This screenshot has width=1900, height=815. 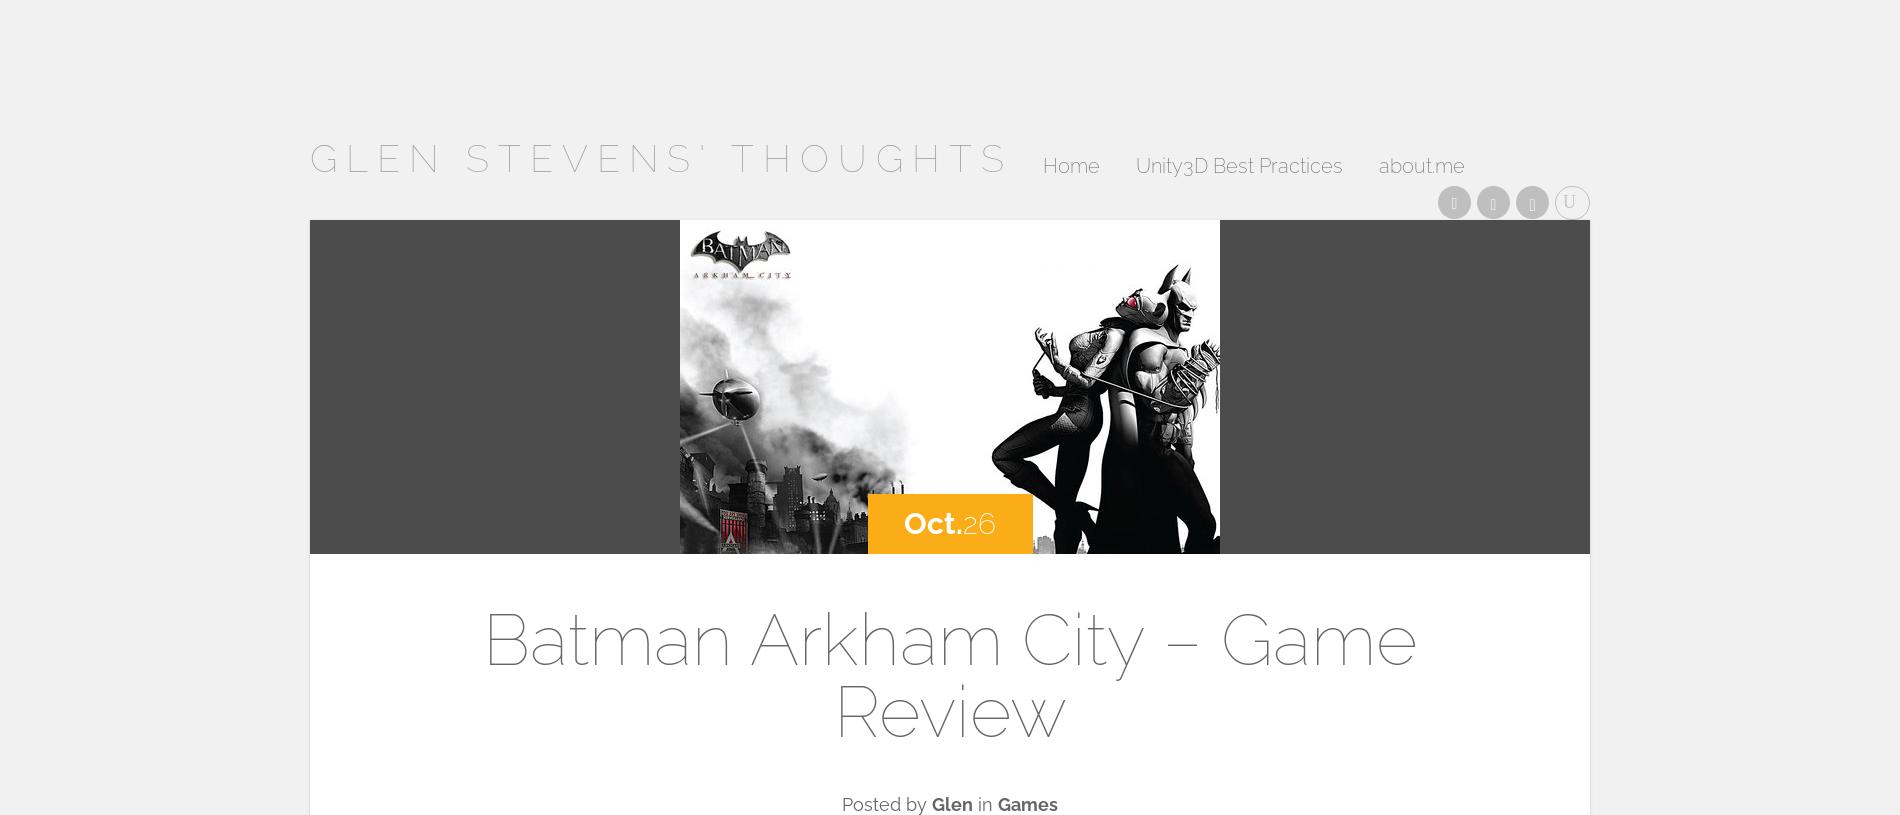 I want to click on 'in', so click(x=972, y=804).